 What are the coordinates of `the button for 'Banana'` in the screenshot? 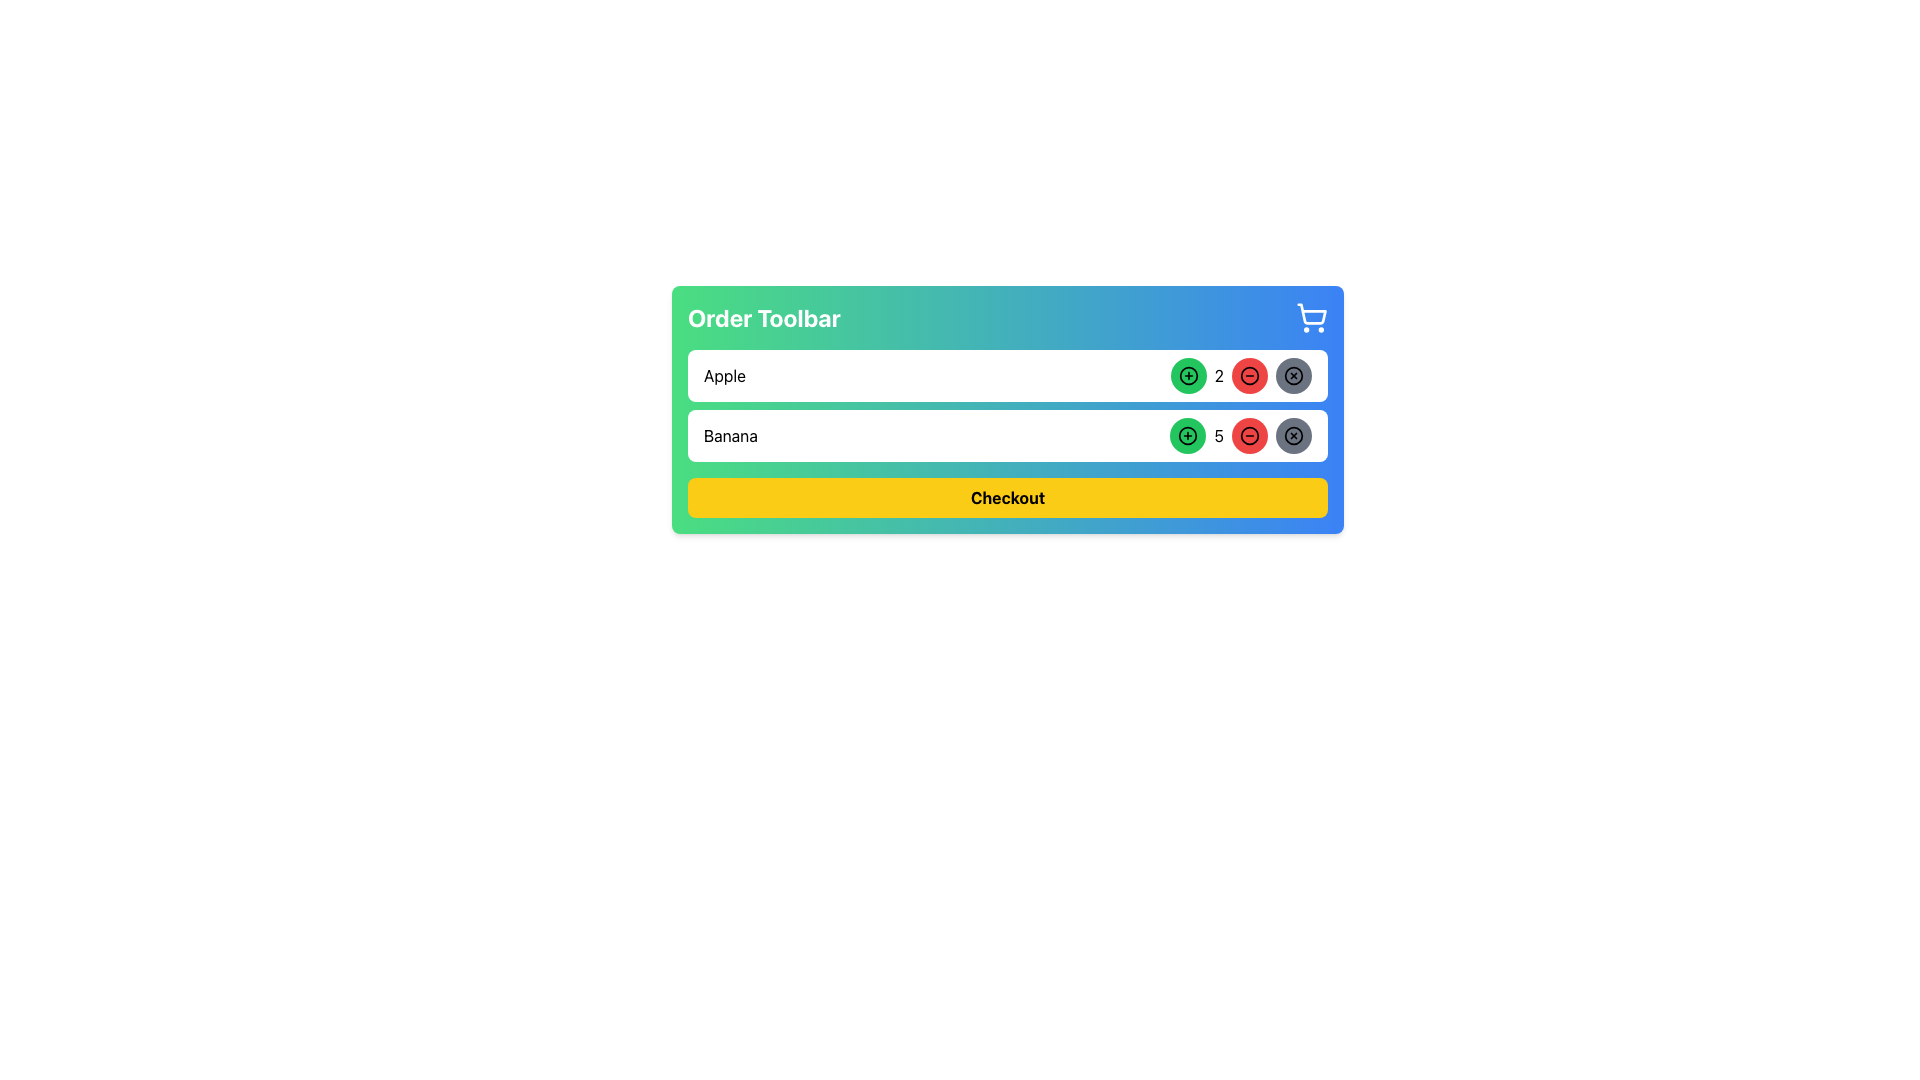 It's located at (1294, 434).